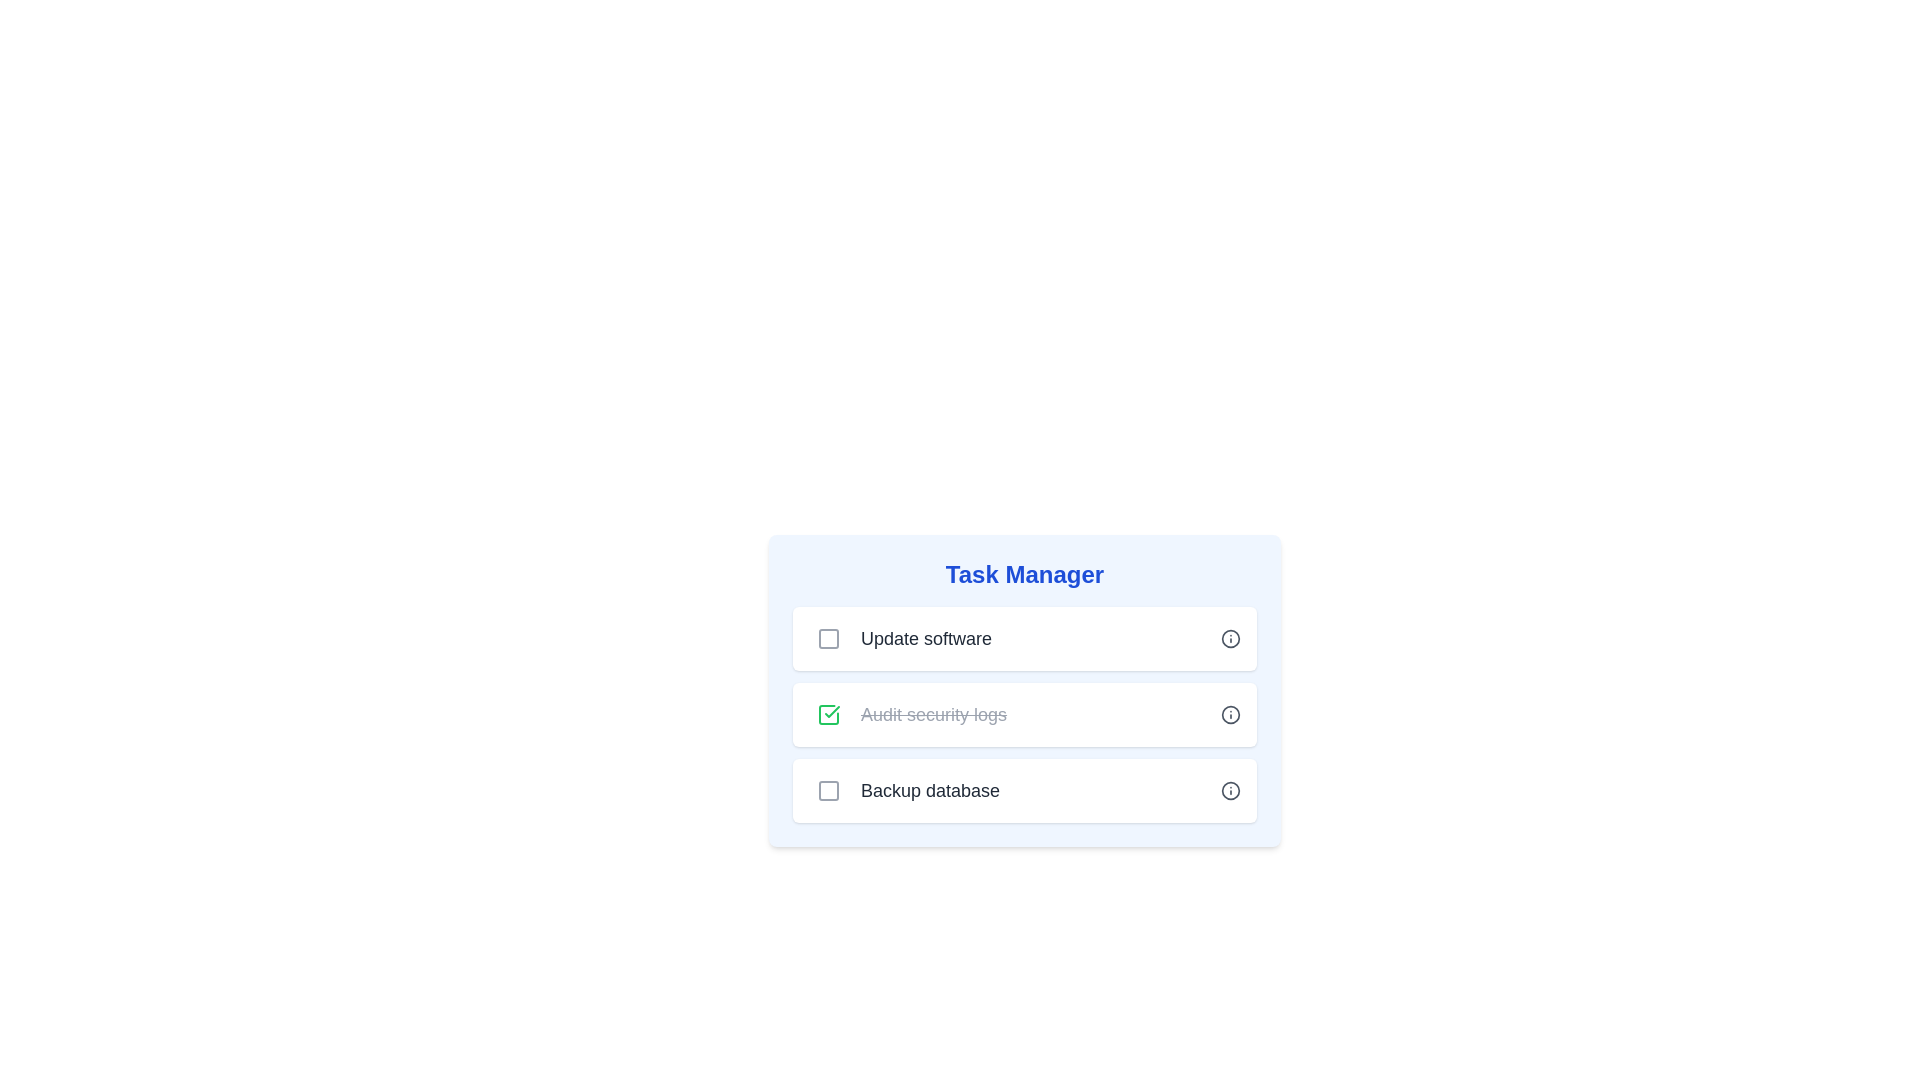  Describe the element at coordinates (1025, 689) in the screenshot. I see `the completed task item labeled 'Audit security logs' in the Task Manager` at that location.